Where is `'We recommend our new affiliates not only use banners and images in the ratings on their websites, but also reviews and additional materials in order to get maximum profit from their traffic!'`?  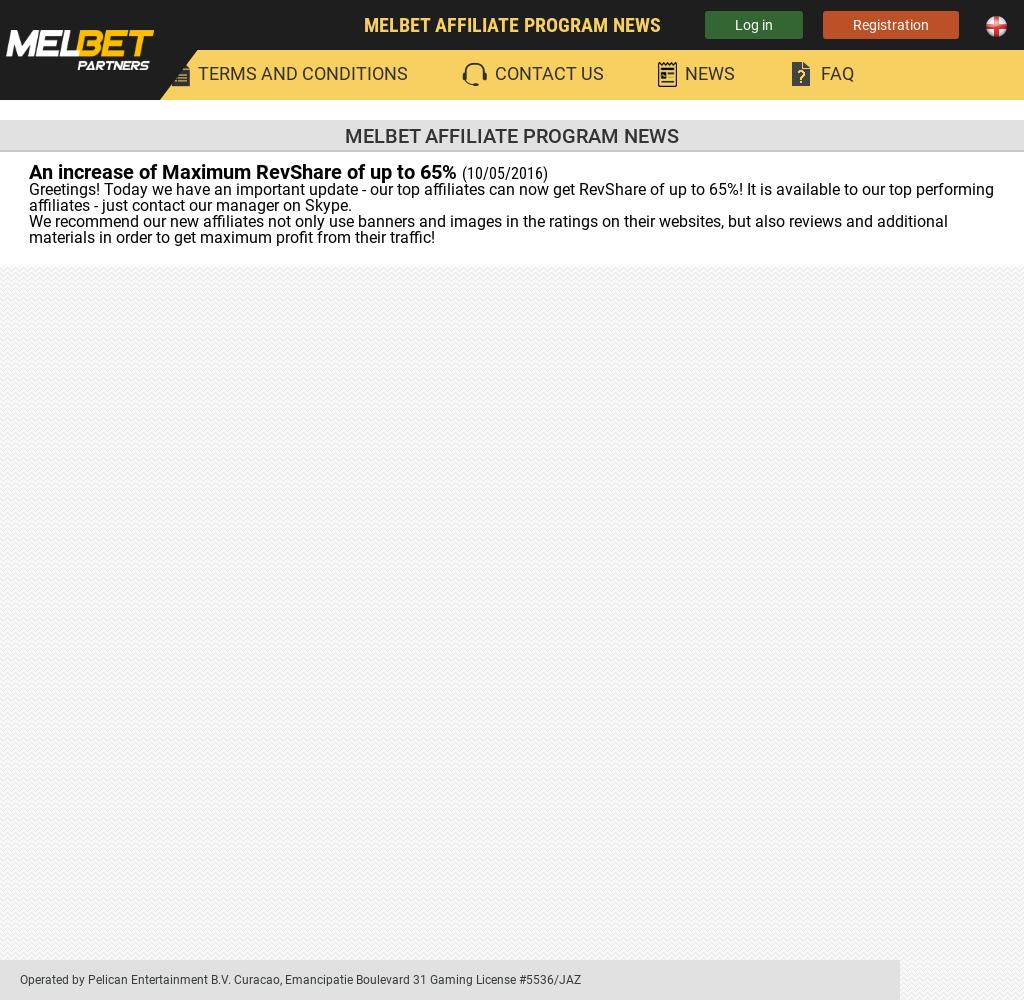 'We recommend our new affiliates not only use banners and images in the ratings on their websites, but also reviews and additional materials in order to get maximum profit from their traffic!' is located at coordinates (487, 228).